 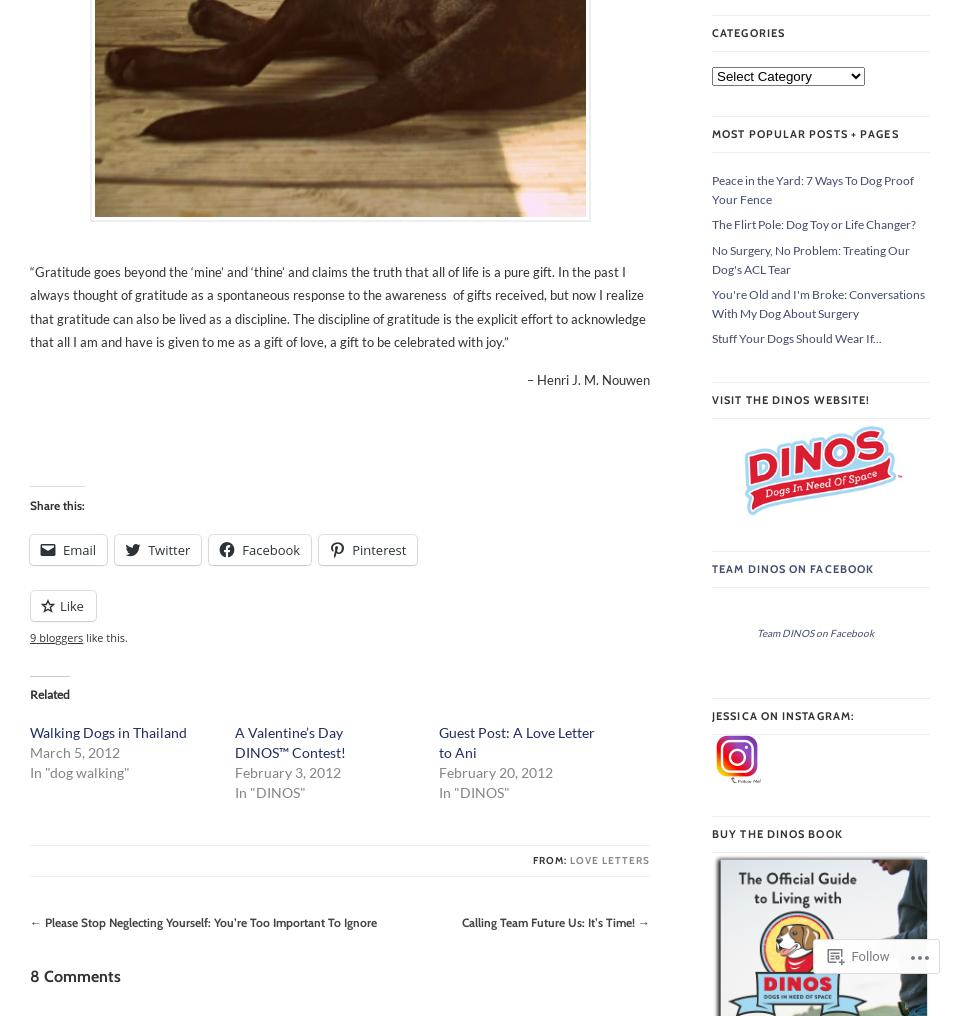 What do you see at coordinates (782, 715) in the screenshot?
I see `'Jessica on Instagram:'` at bounding box center [782, 715].